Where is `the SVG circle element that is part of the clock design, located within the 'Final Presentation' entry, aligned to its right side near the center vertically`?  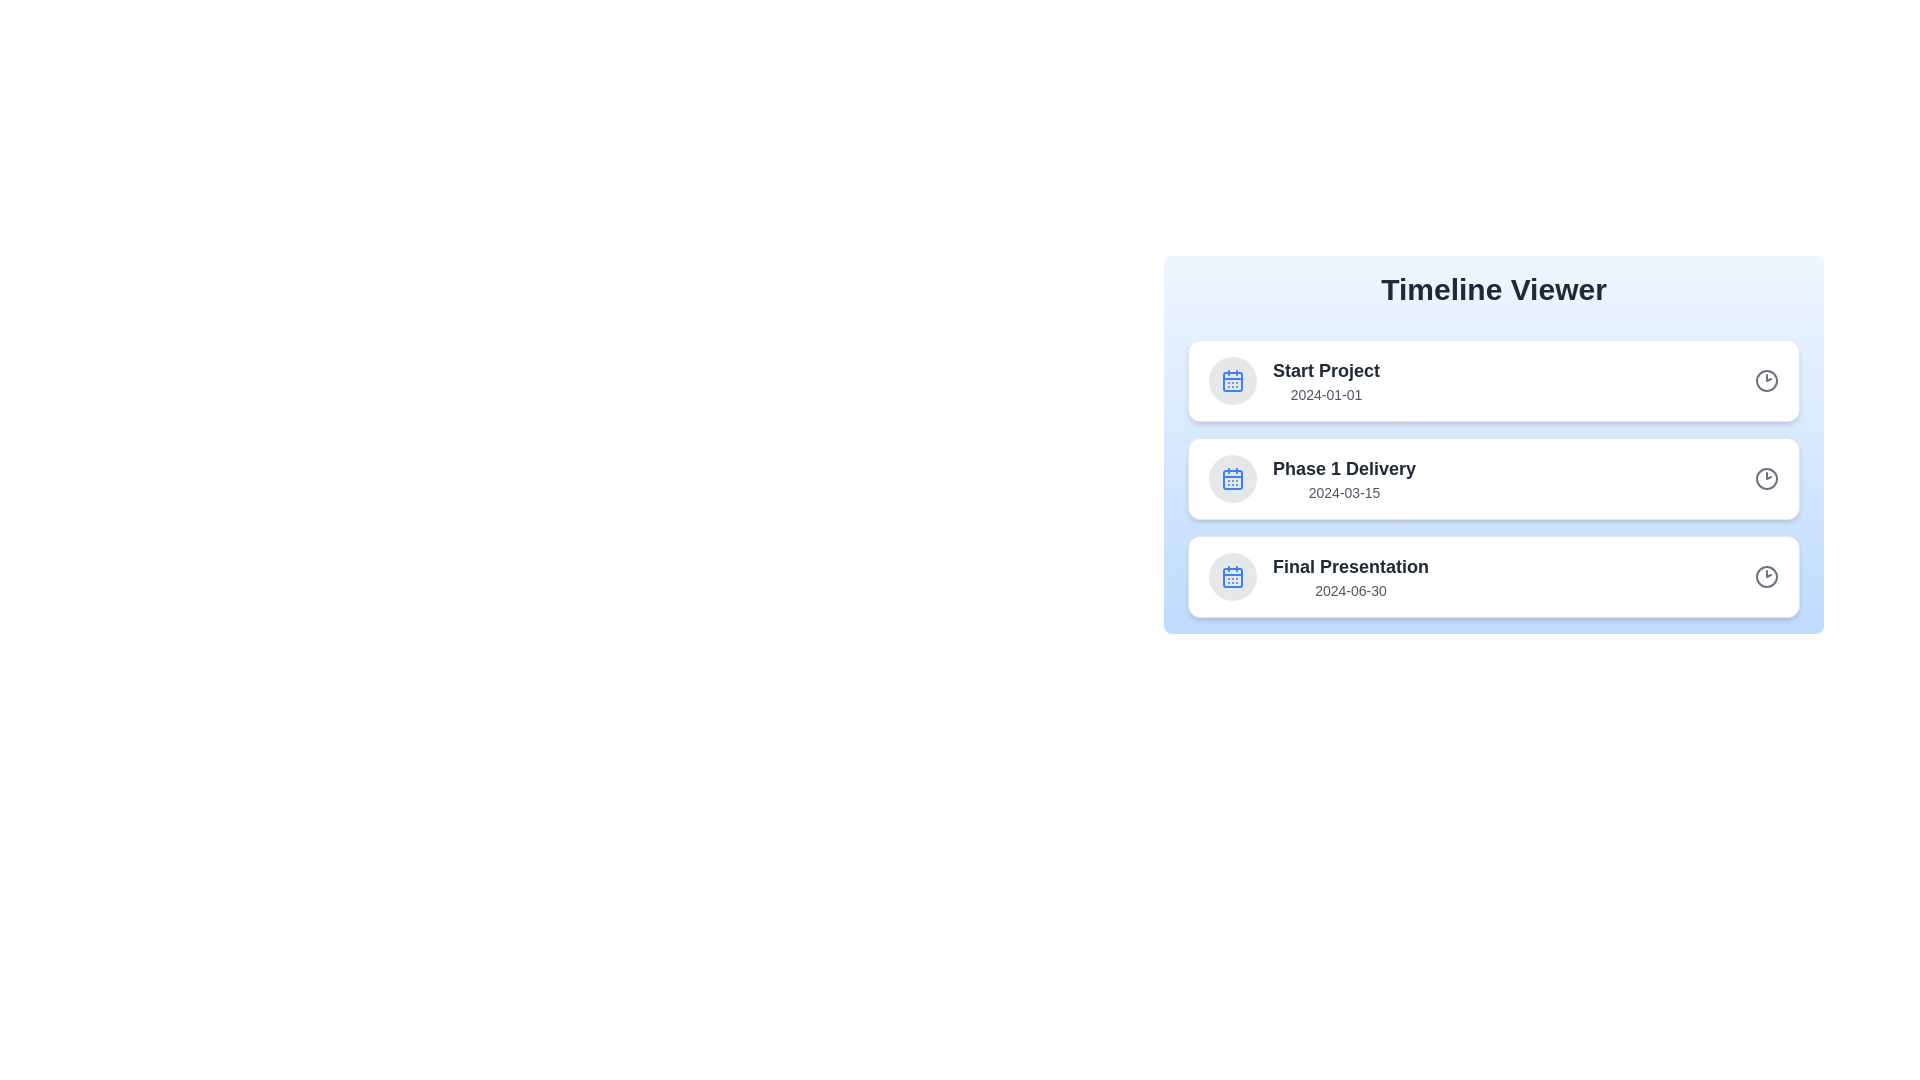
the SVG circle element that is part of the clock design, located within the 'Final Presentation' entry, aligned to its right side near the center vertically is located at coordinates (1766, 577).